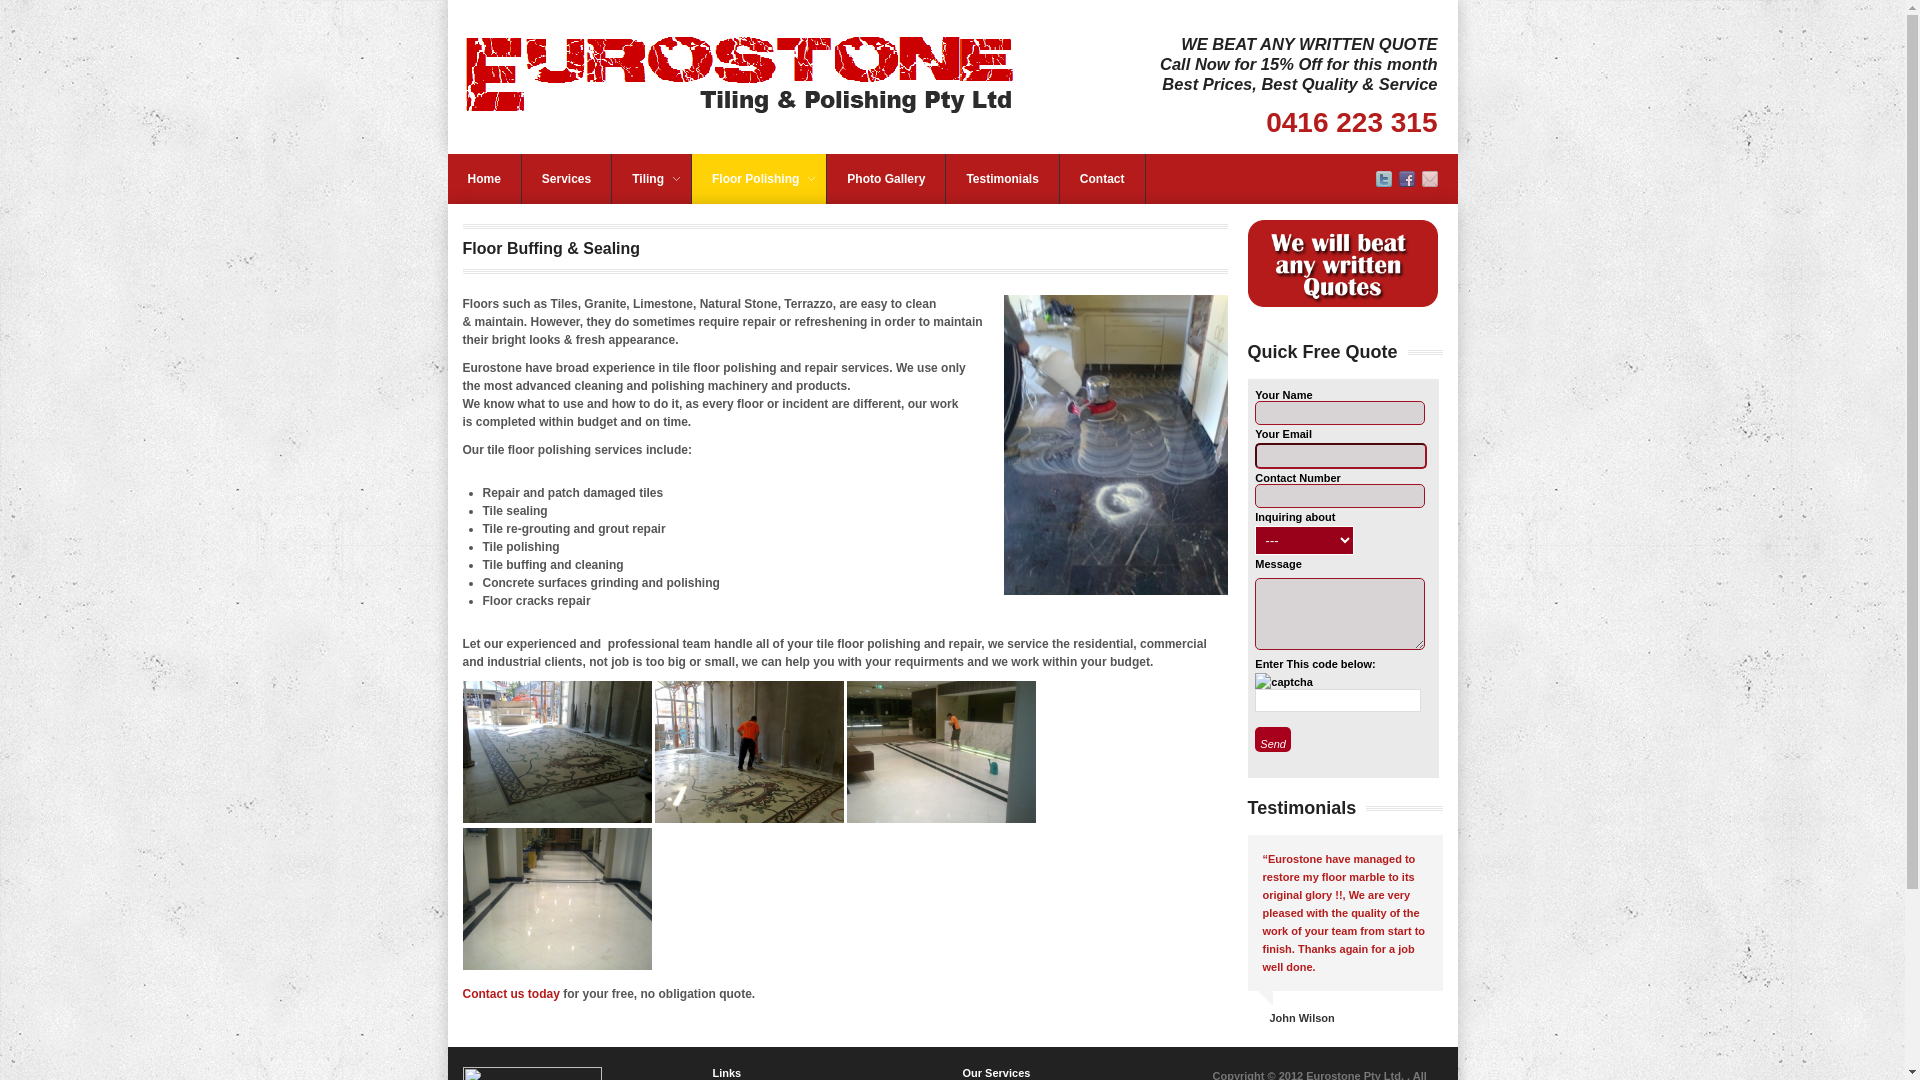  Describe the element at coordinates (1101, 177) in the screenshot. I see `'Contact'` at that location.